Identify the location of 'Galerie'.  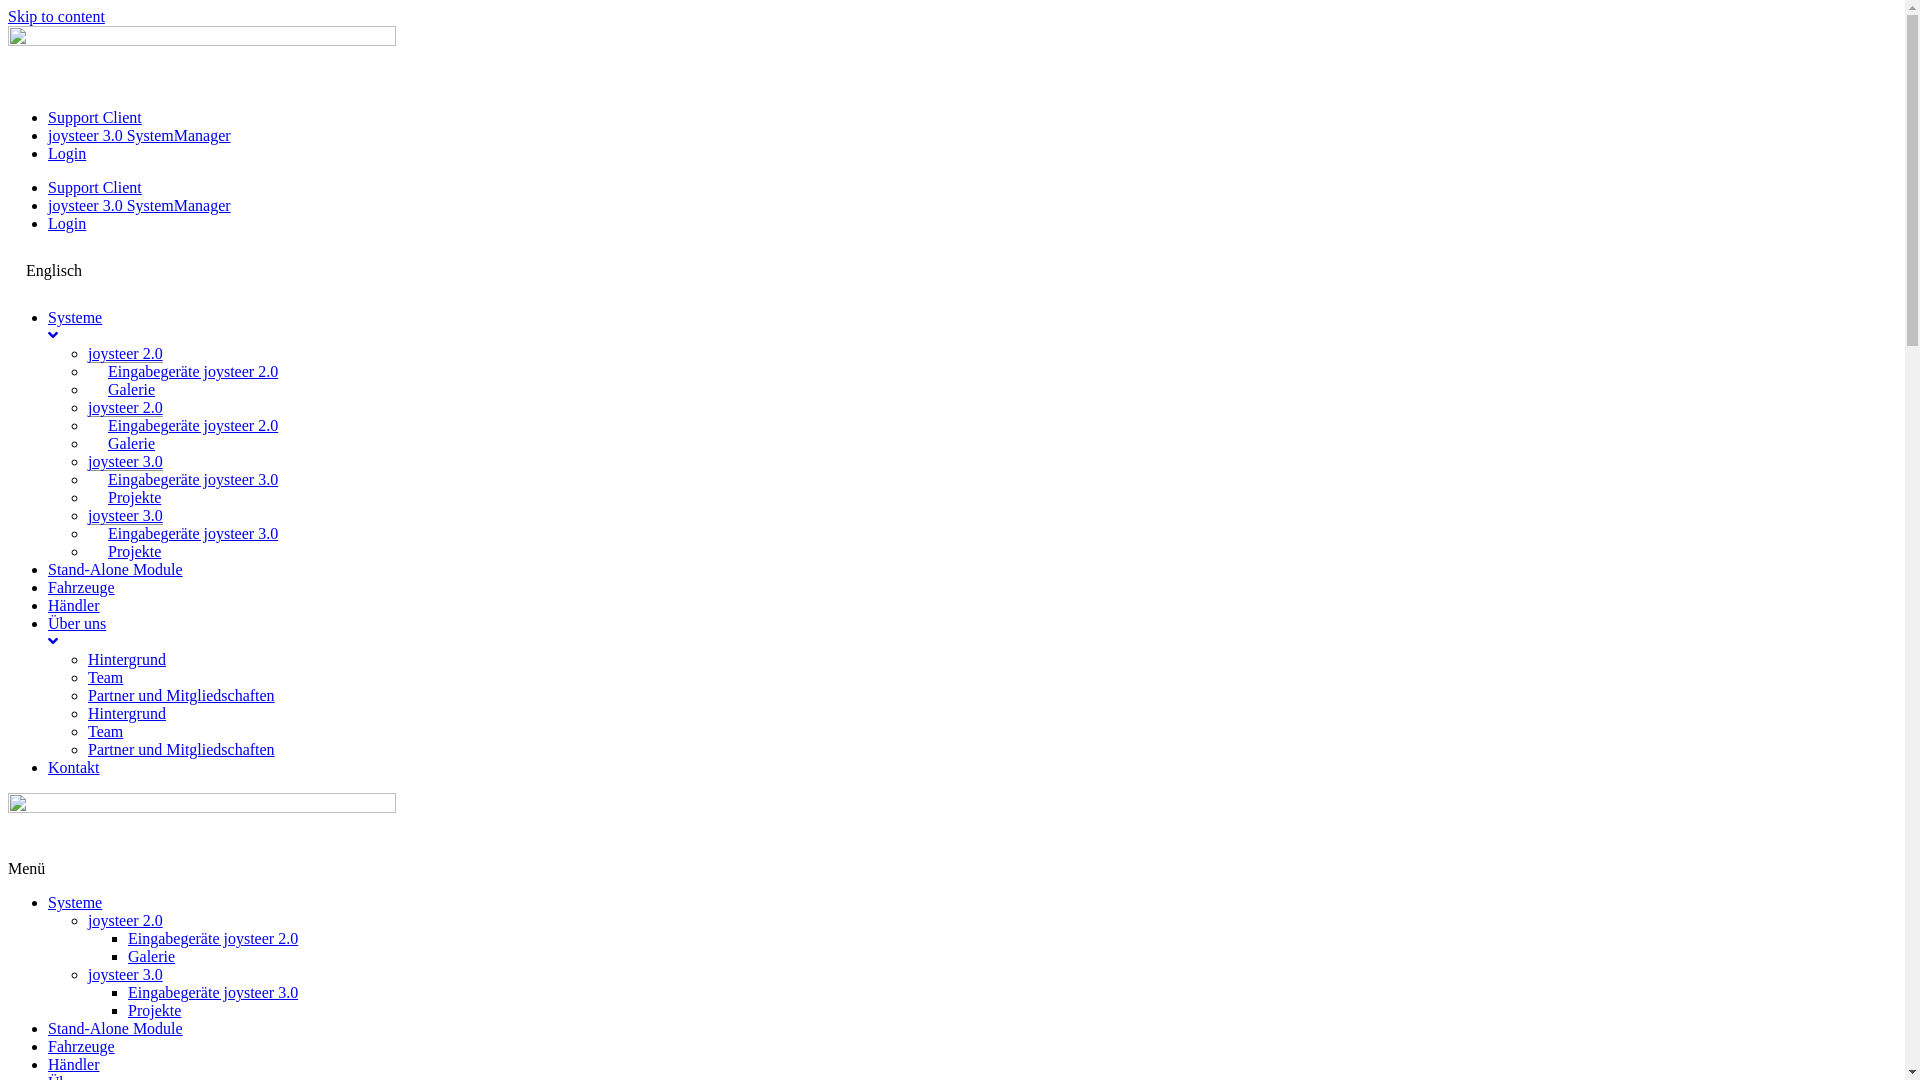
(130, 389).